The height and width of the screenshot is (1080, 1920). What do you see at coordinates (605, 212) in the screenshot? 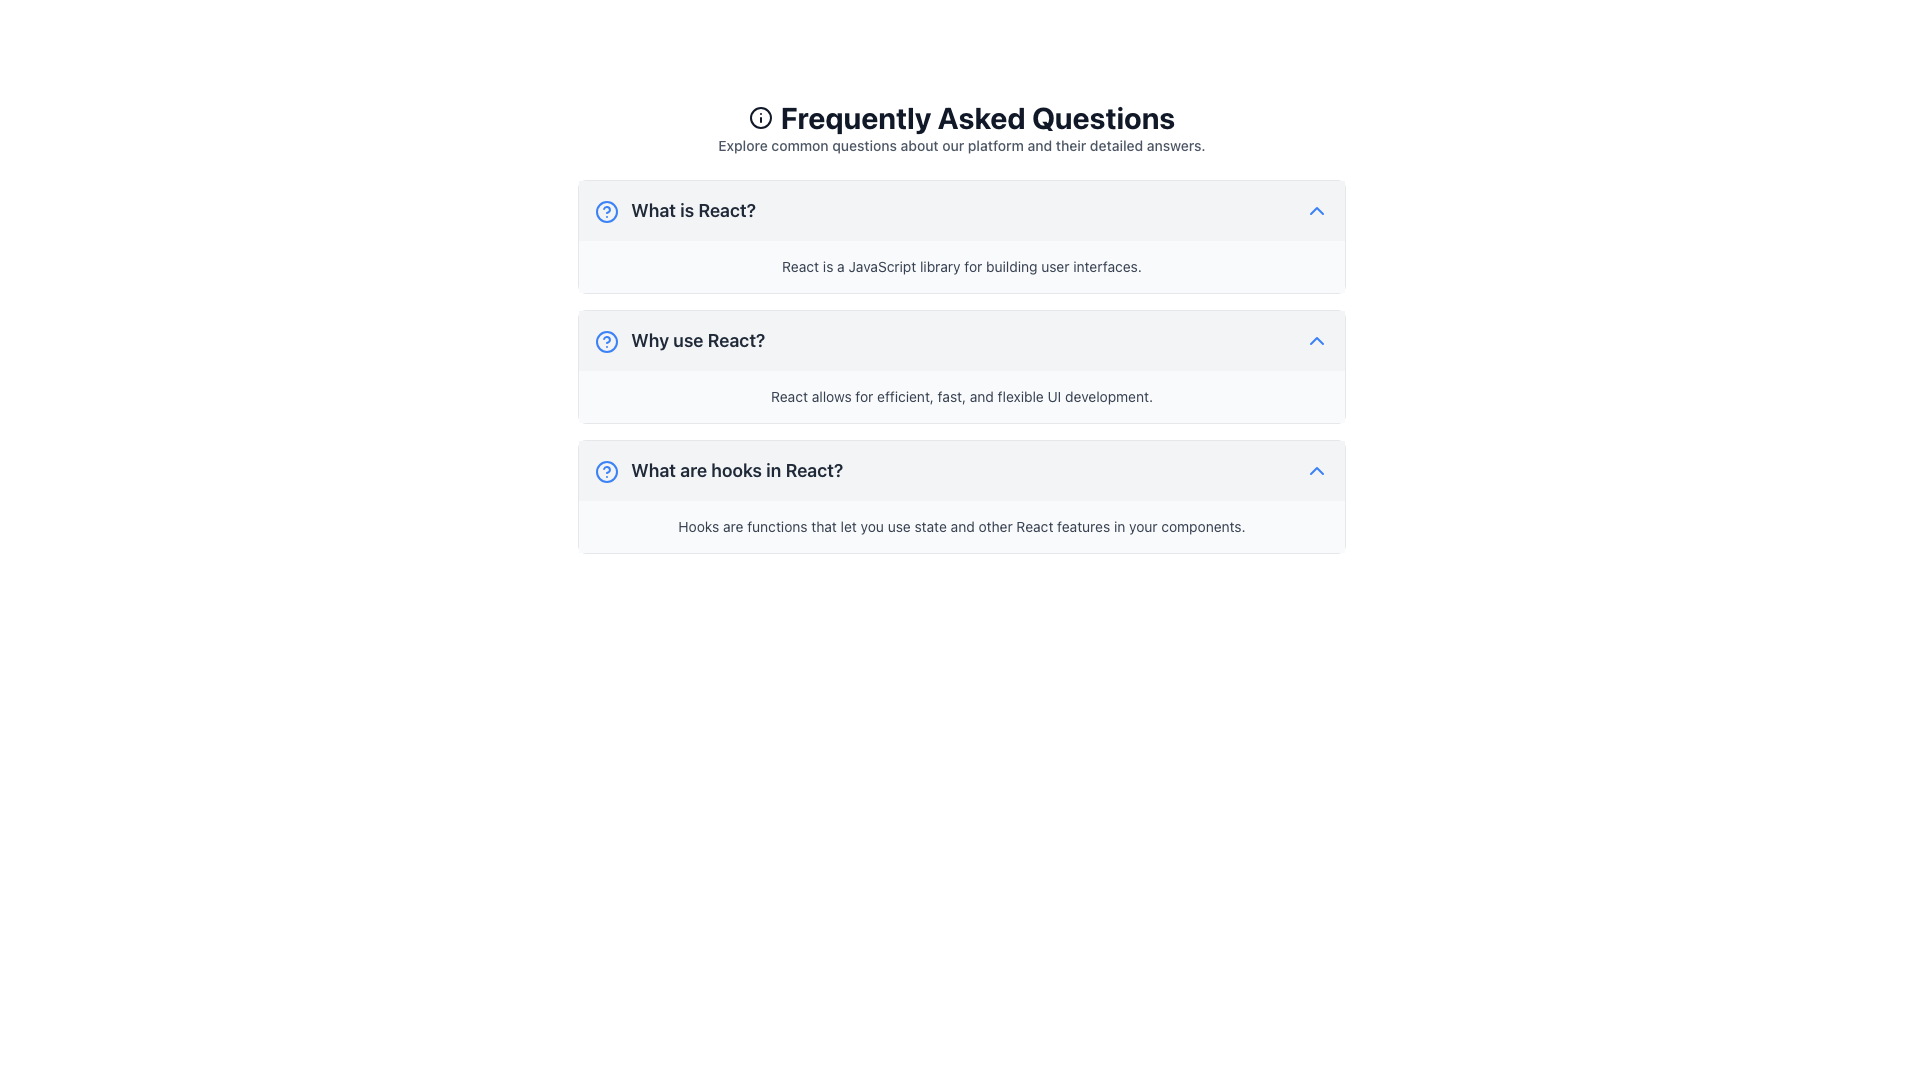
I see `the SVG Shape (Circle) element that is located to the left of the title text 'What is React?' in the FAQ list` at bounding box center [605, 212].